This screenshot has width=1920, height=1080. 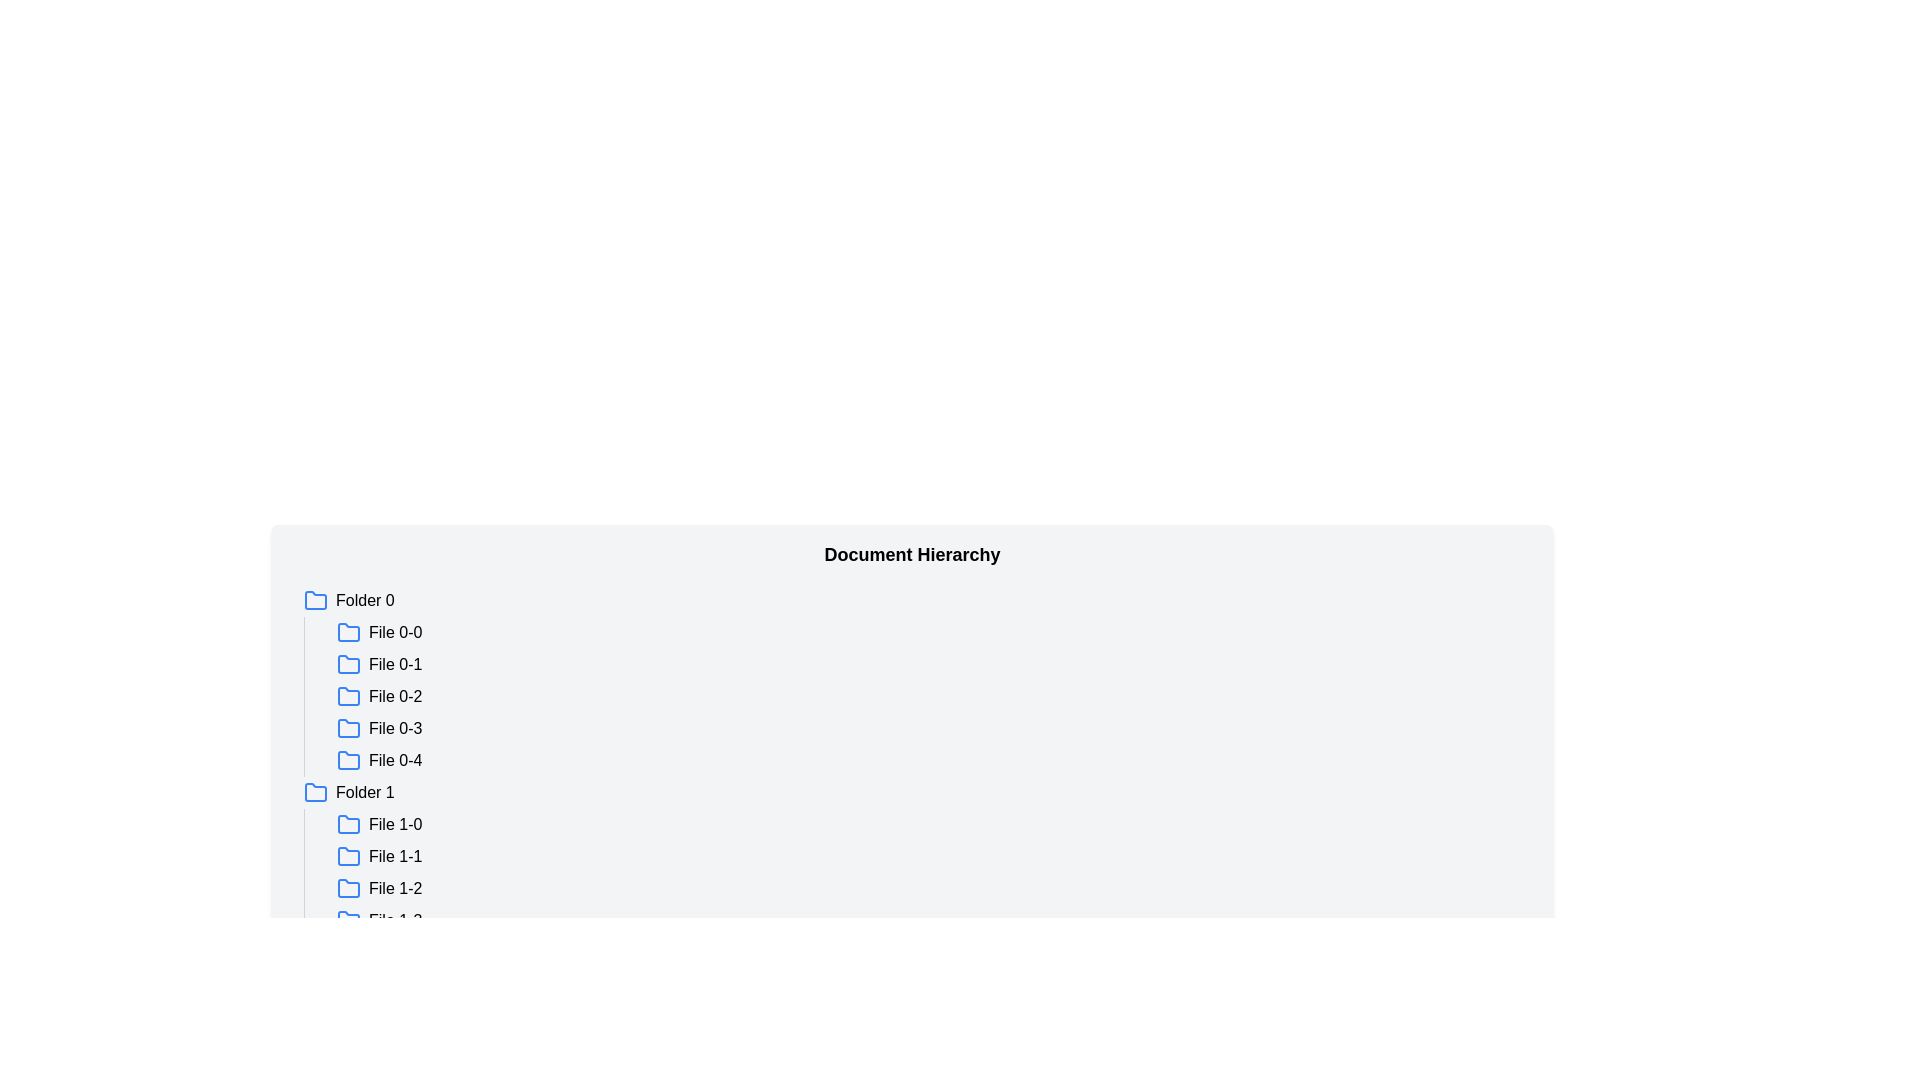 What do you see at coordinates (365, 792) in the screenshot?
I see `the text label 'Folder 1'` at bounding box center [365, 792].